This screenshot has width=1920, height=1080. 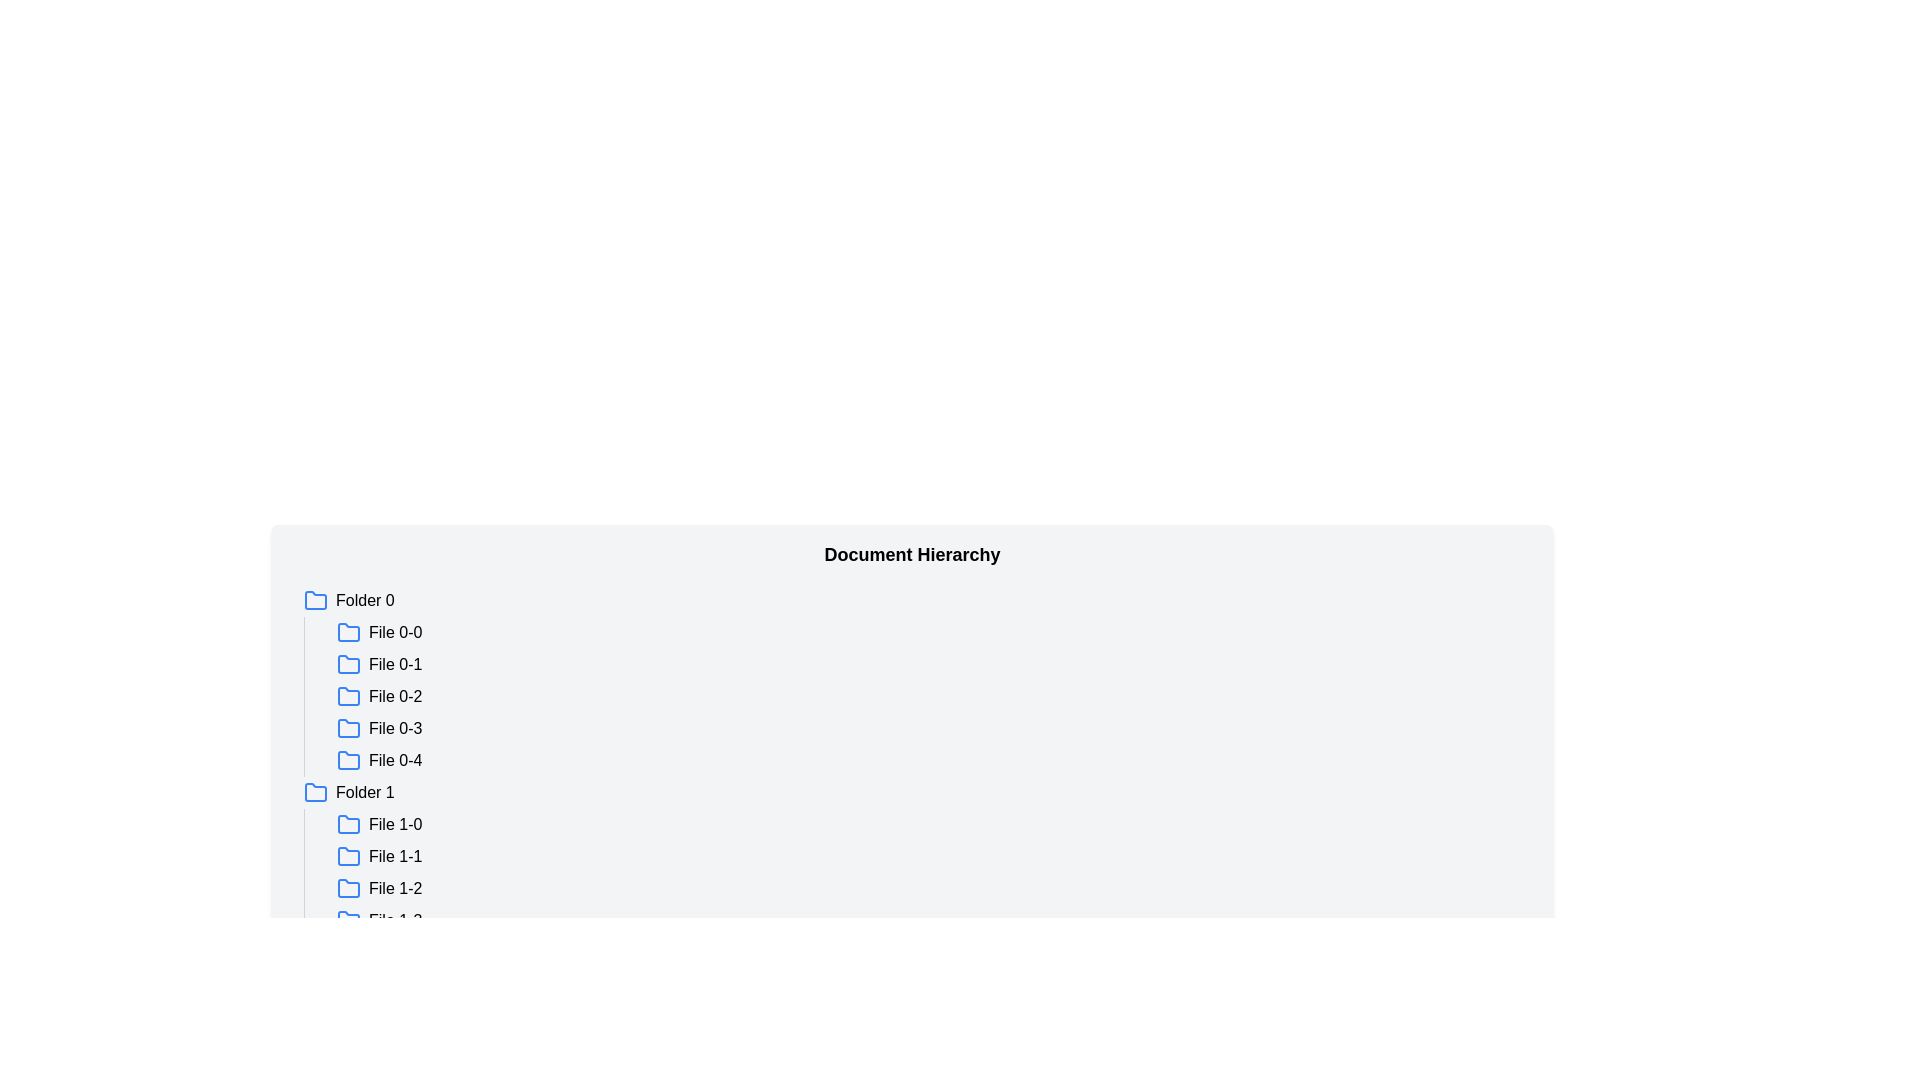 What do you see at coordinates (365, 792) in the screenshot?
I see `the text label 'Folder 1'` at bounding box center [365, 792].